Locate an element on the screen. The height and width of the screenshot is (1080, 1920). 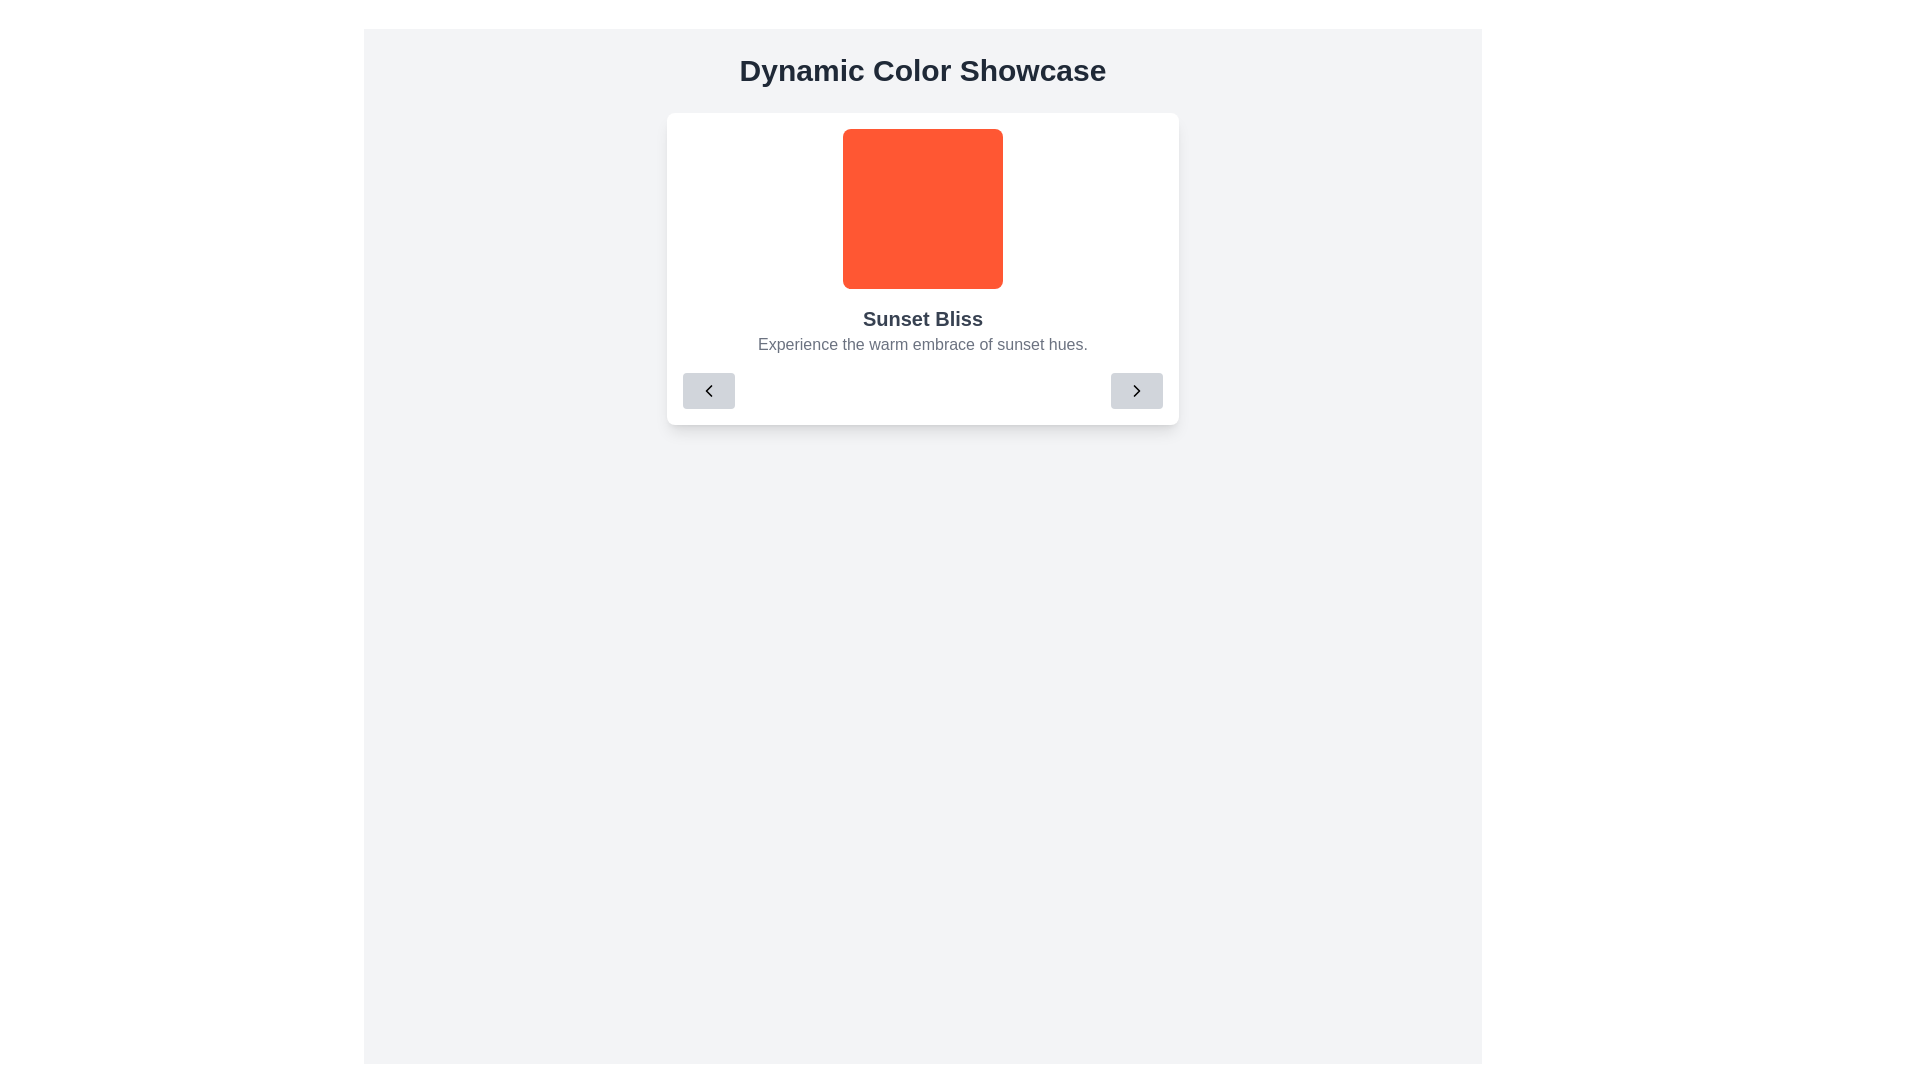
the navigational button located in the bottom right of the card is located at coordinates (1137, 390).